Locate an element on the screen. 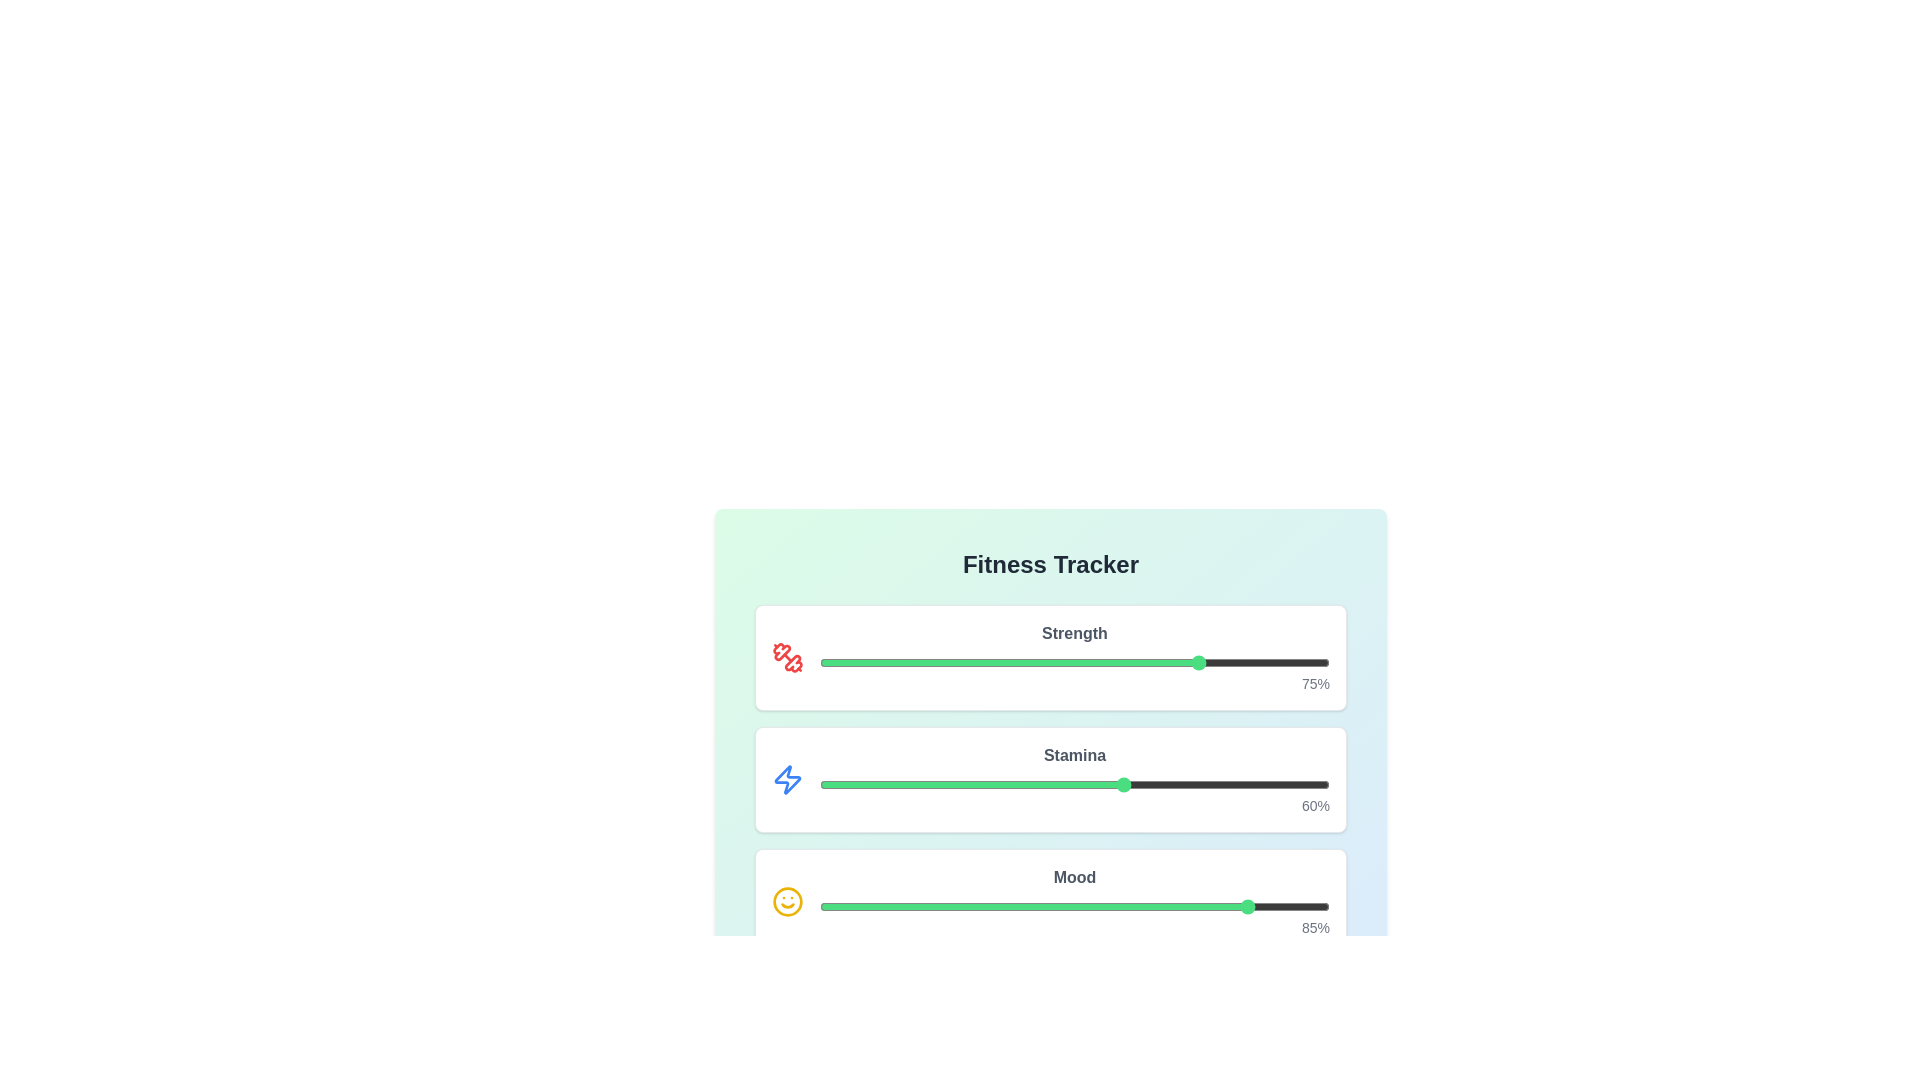 This screenshot has width=1920, height=1080. the 'Strength' slider to 33 percent is located at coordinates (988, 663).